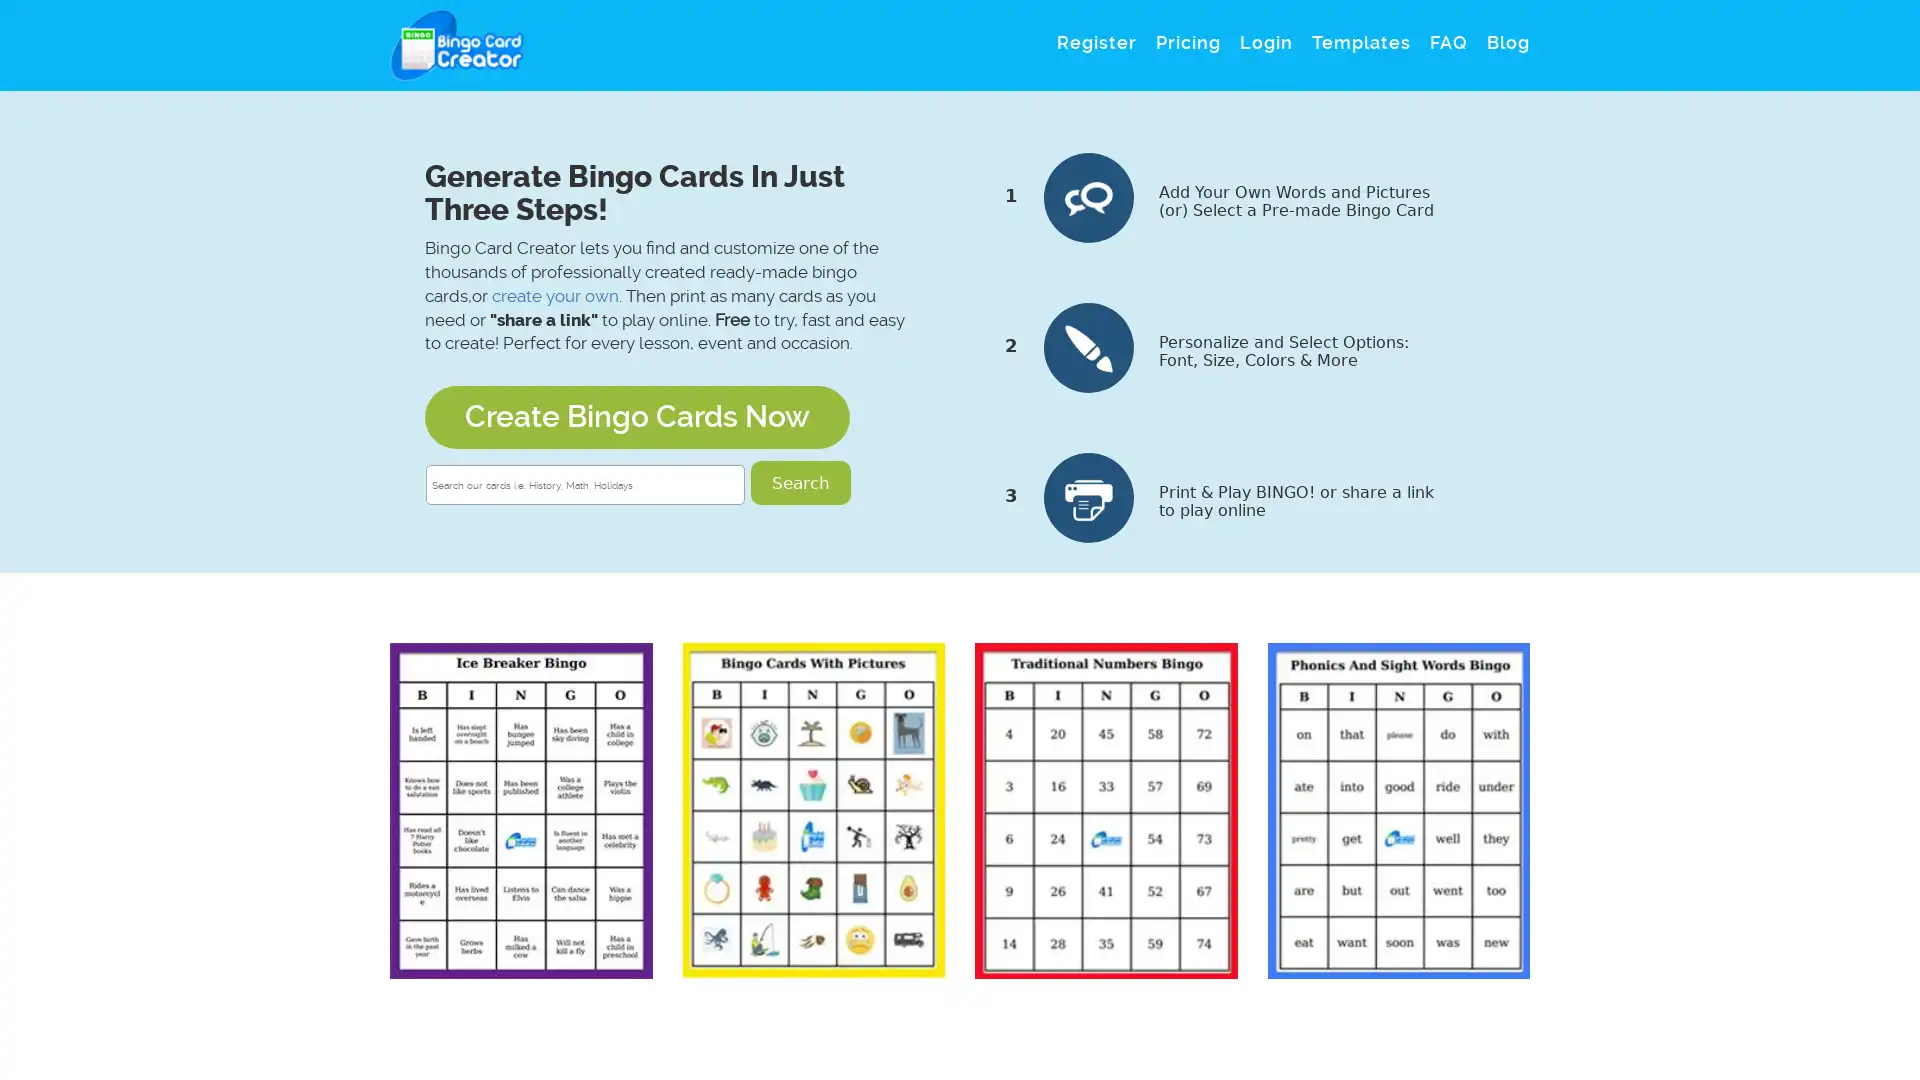 This screenshot has width=1920, height=1080. Describe the element at coordinates (800, 482) in the screenshot. I see `Search` at that location.